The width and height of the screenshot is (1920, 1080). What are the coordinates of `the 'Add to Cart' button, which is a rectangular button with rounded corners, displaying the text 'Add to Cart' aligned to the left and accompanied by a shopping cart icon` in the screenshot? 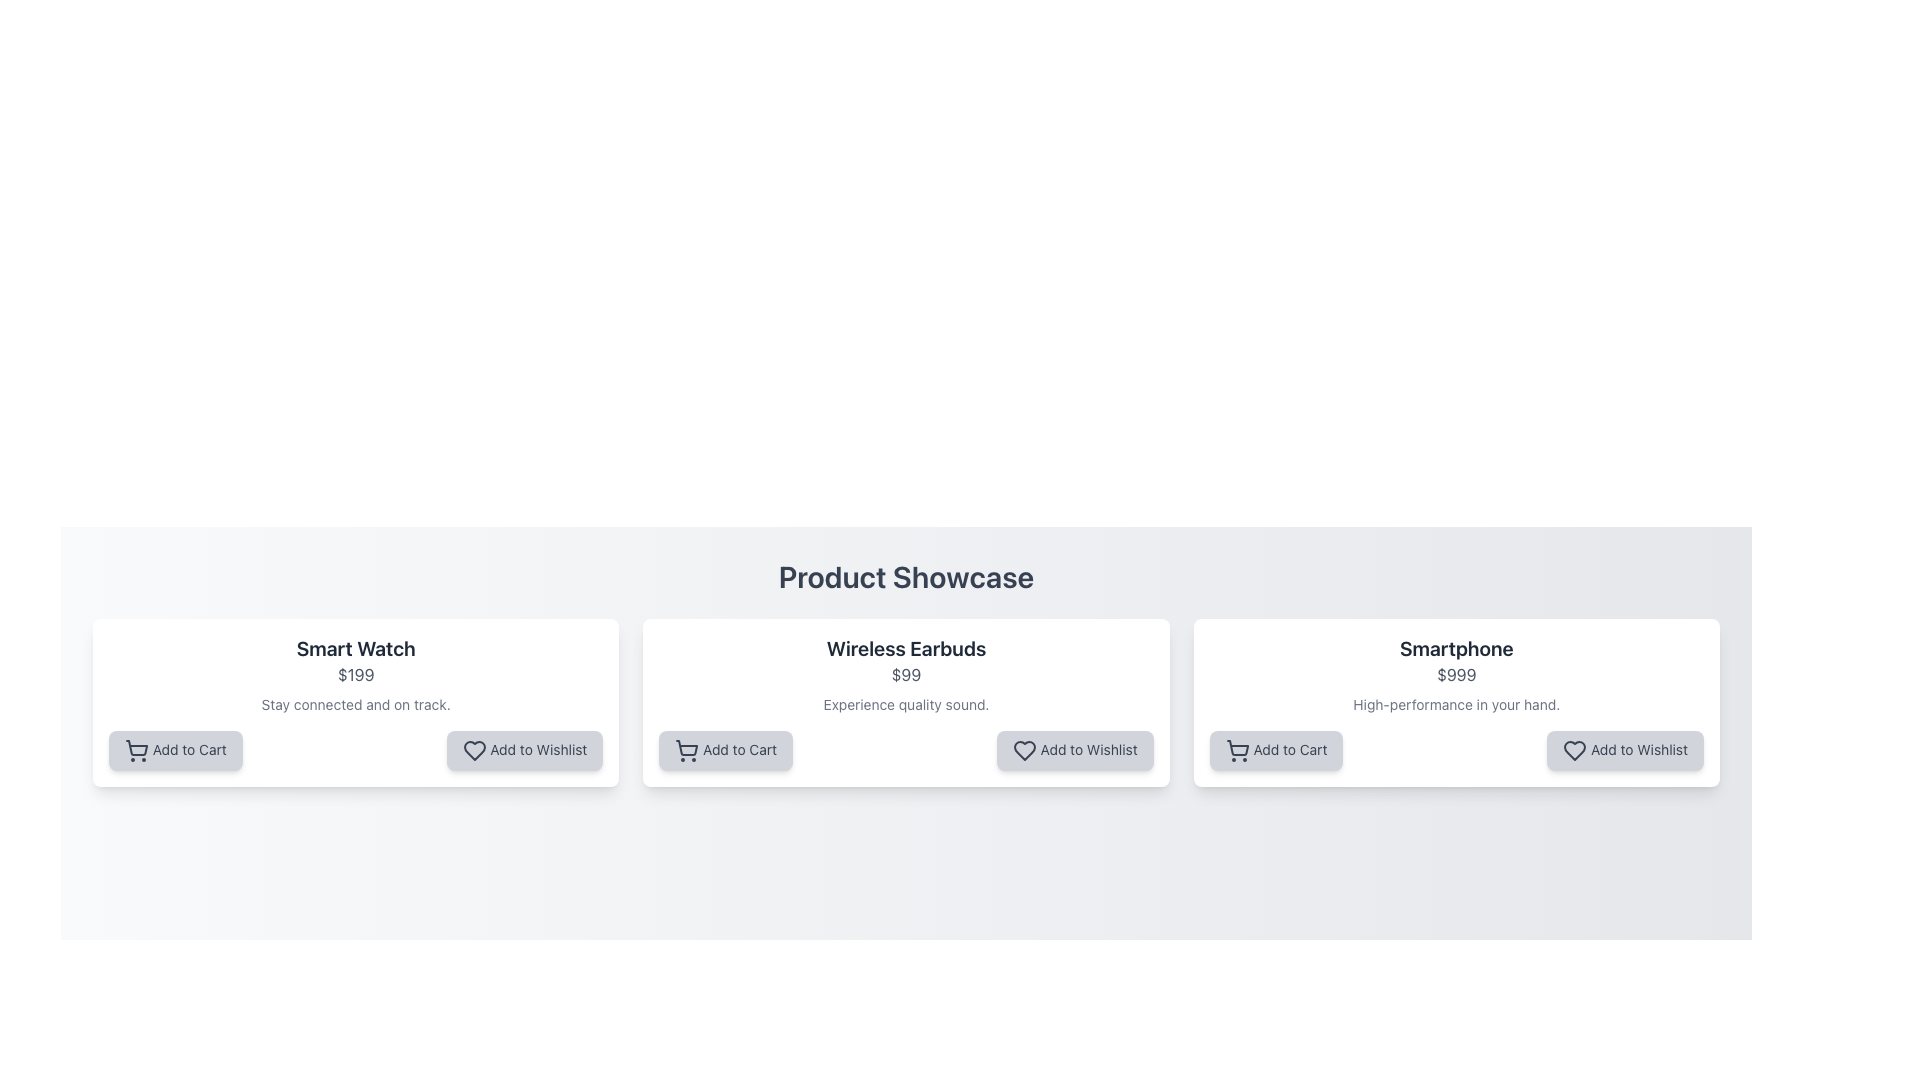 It's located at (1275, 751).